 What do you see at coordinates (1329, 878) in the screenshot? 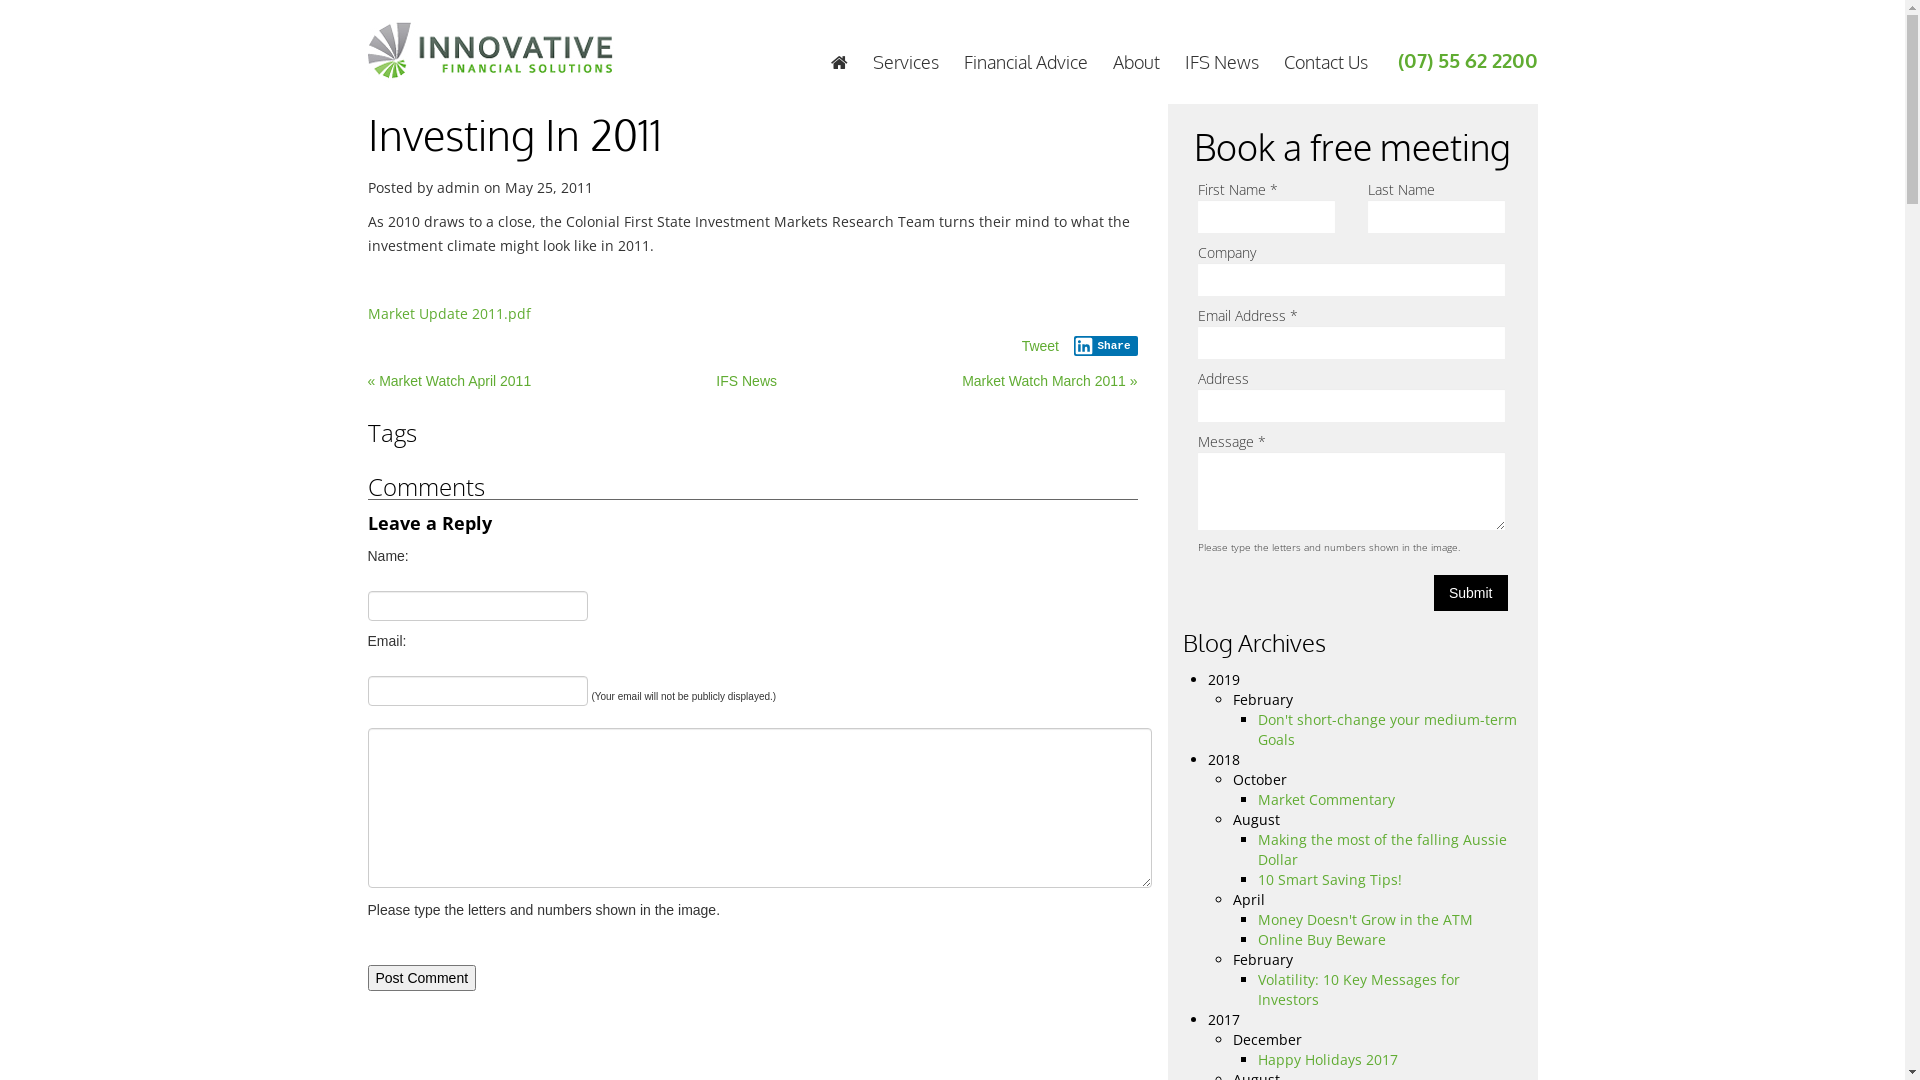
I see `'10 Smart Saving Tips!'` at bounding box center [1329, 878].